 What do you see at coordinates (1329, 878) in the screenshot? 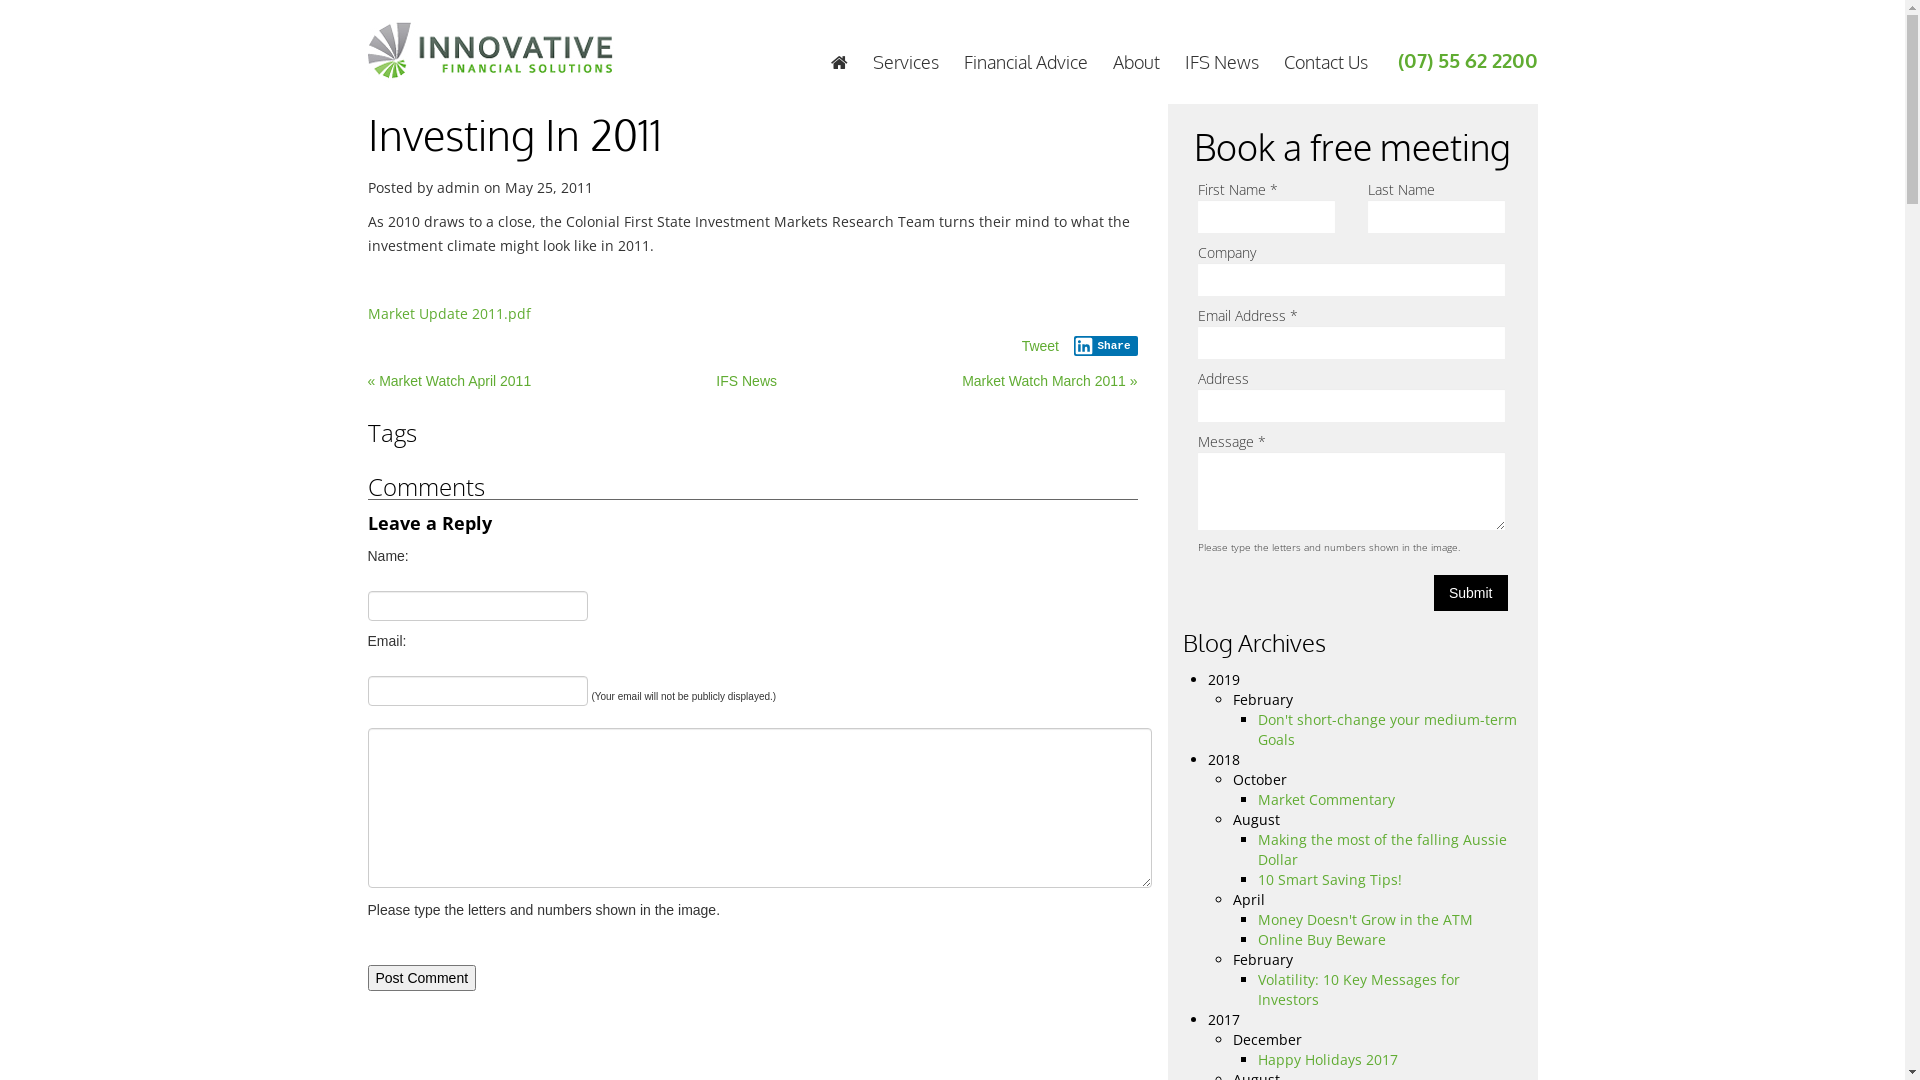
I see `'10 Smart Saving Tips!'` at bounding box center [1329, 878].